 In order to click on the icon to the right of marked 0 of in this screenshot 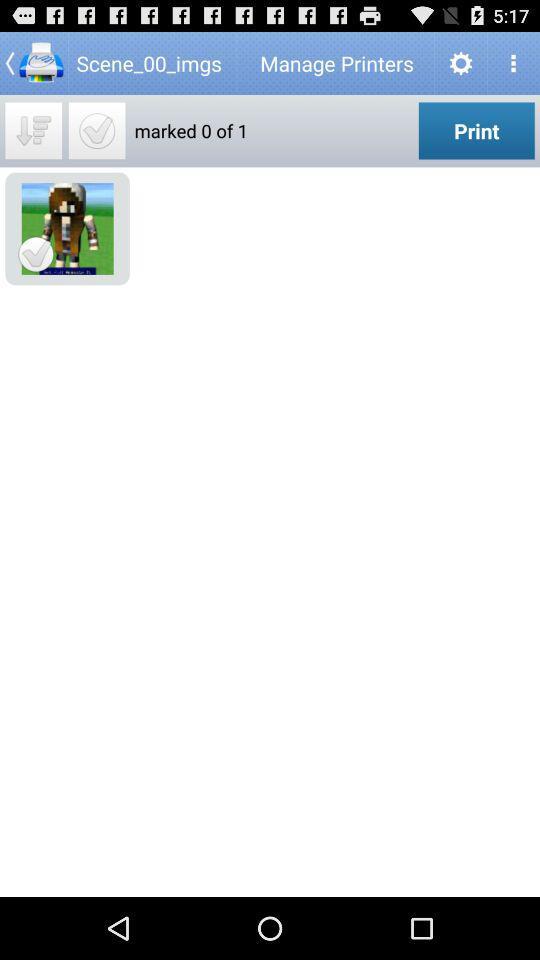, I will do `click(475, 129)`.